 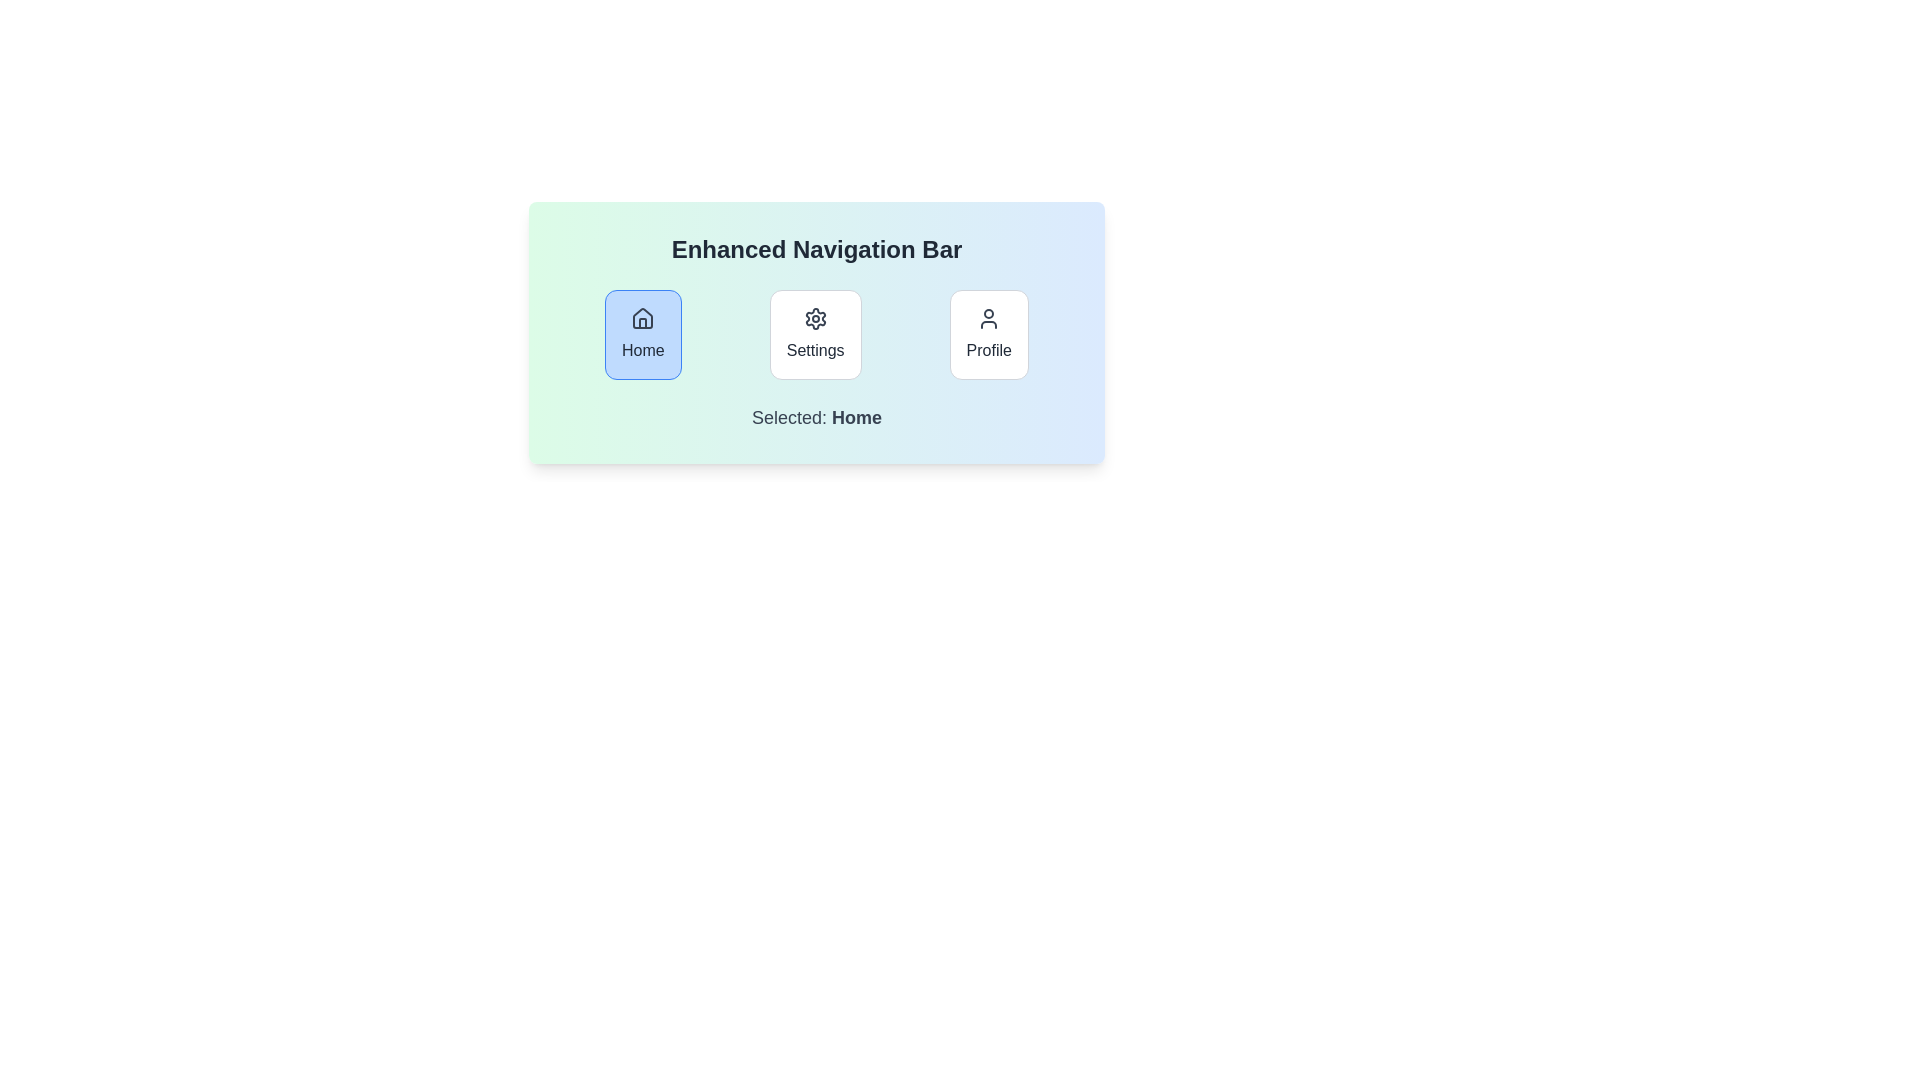 What do you see at coordinates (816, 334) in the screenshot?
I see `the 'Settings' navigation button located in the middle of the horizontal menu bar beneath the 'Enhanced Navigation Bar' header` at bounding box center [816, 334].